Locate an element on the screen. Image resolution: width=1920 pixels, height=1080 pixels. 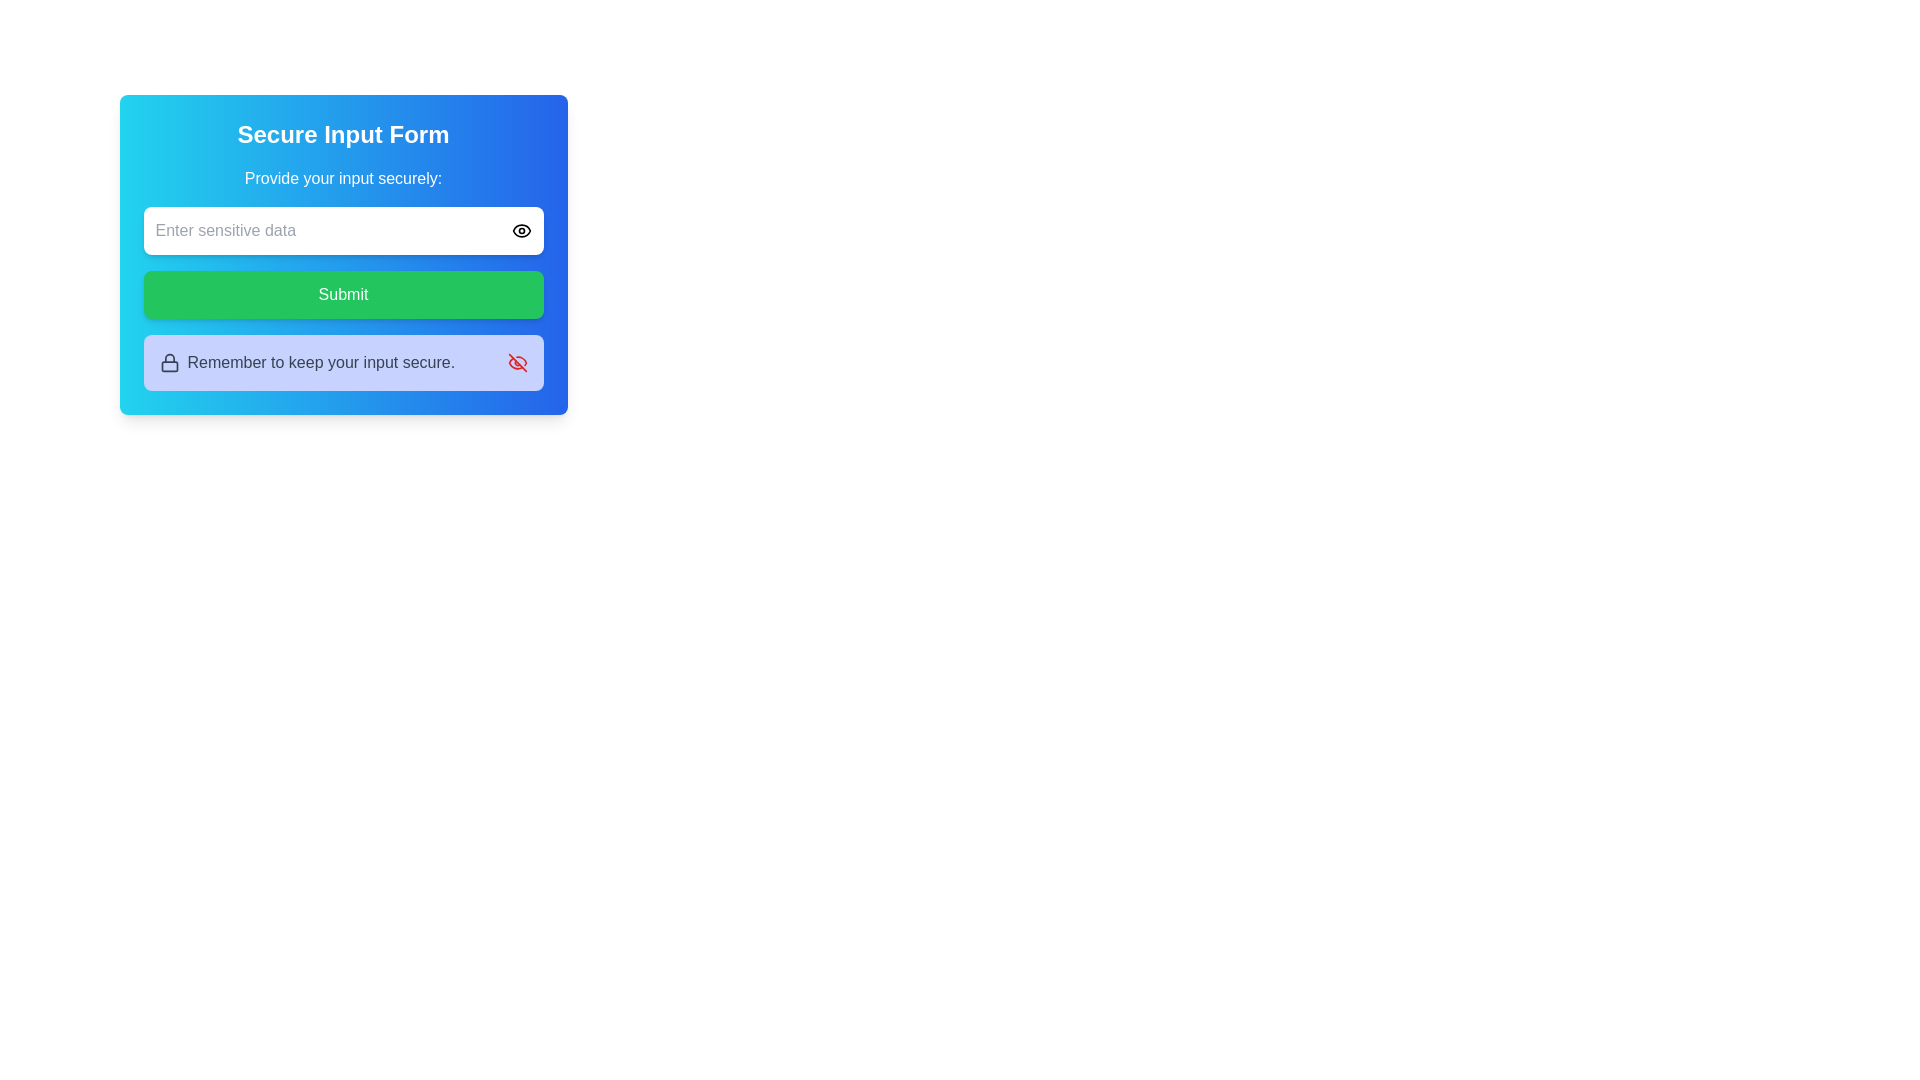
the visibility toggling icon button, which resembles a stylized eye with a strike-through, located at the bottom right of the notification panel is located at coordinates (517, 362).